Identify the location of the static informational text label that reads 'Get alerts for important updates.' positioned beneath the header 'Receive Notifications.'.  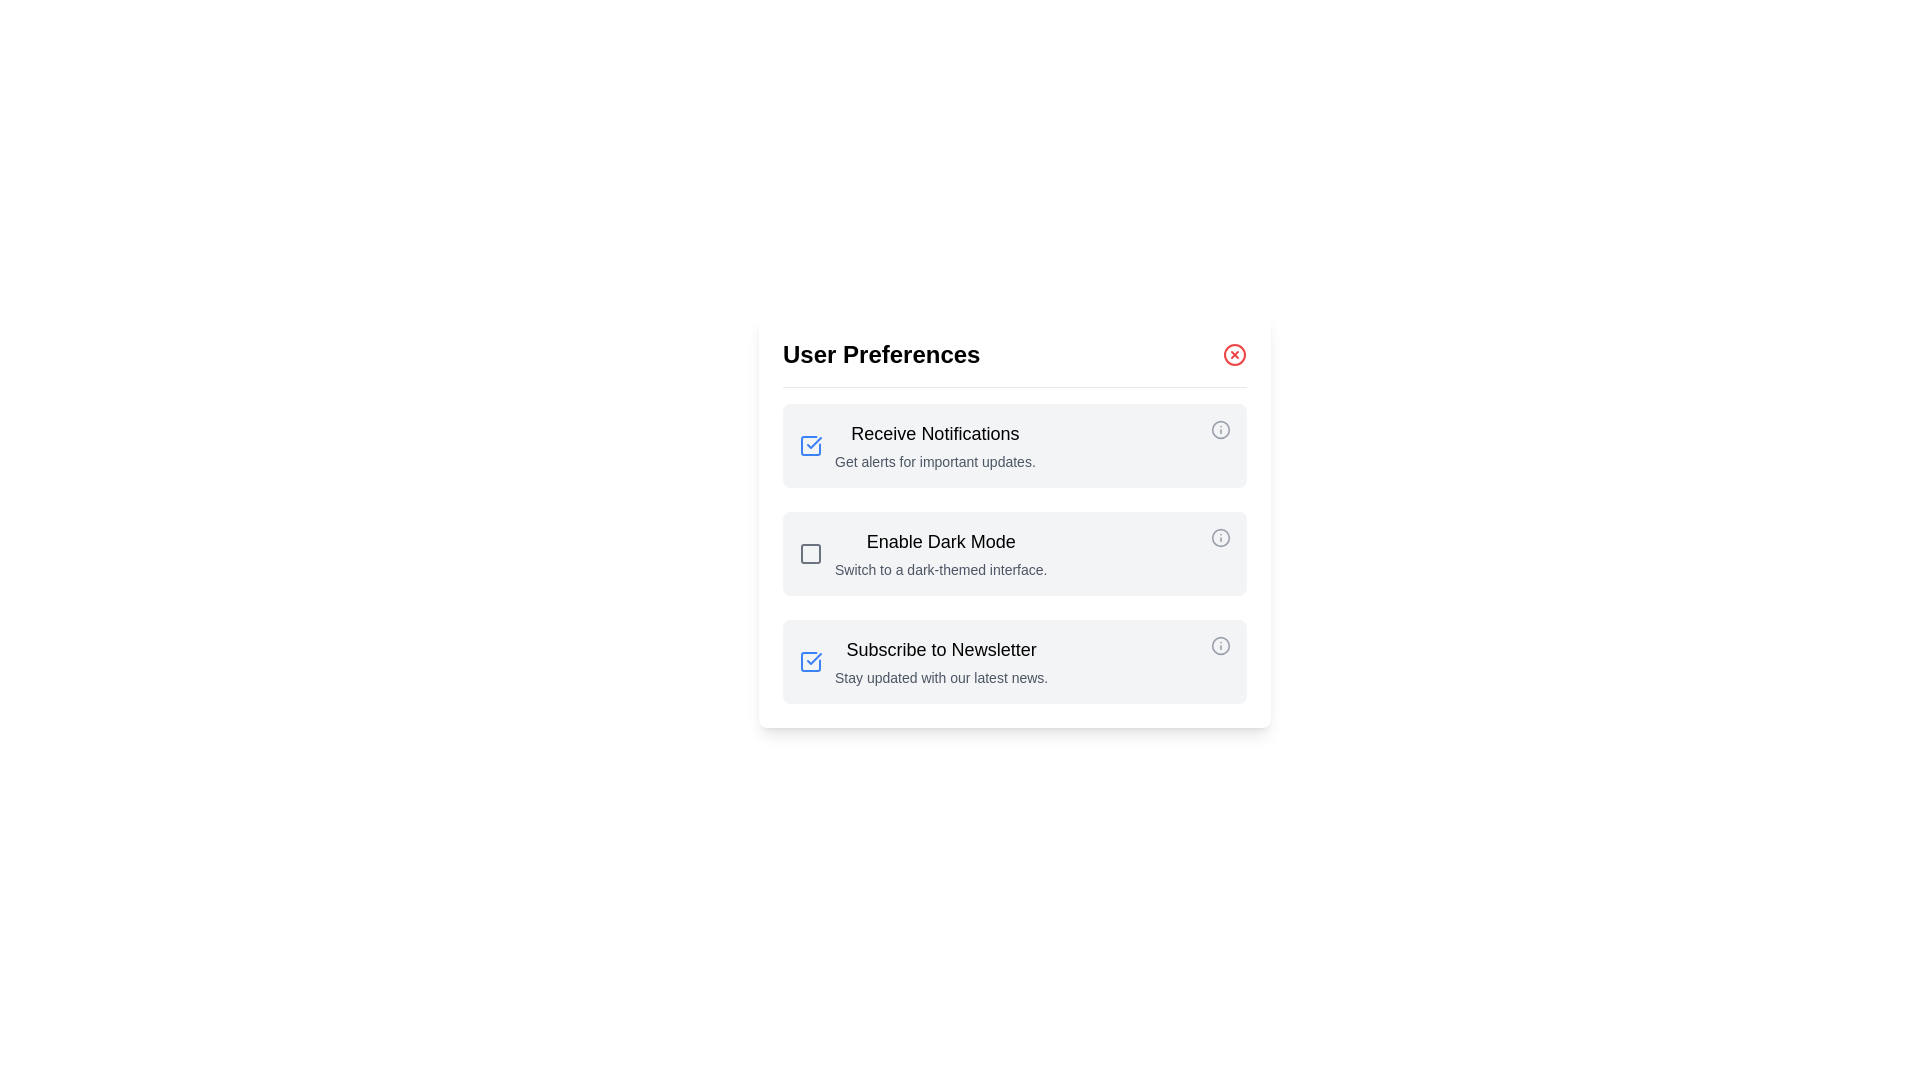
(934, 462).